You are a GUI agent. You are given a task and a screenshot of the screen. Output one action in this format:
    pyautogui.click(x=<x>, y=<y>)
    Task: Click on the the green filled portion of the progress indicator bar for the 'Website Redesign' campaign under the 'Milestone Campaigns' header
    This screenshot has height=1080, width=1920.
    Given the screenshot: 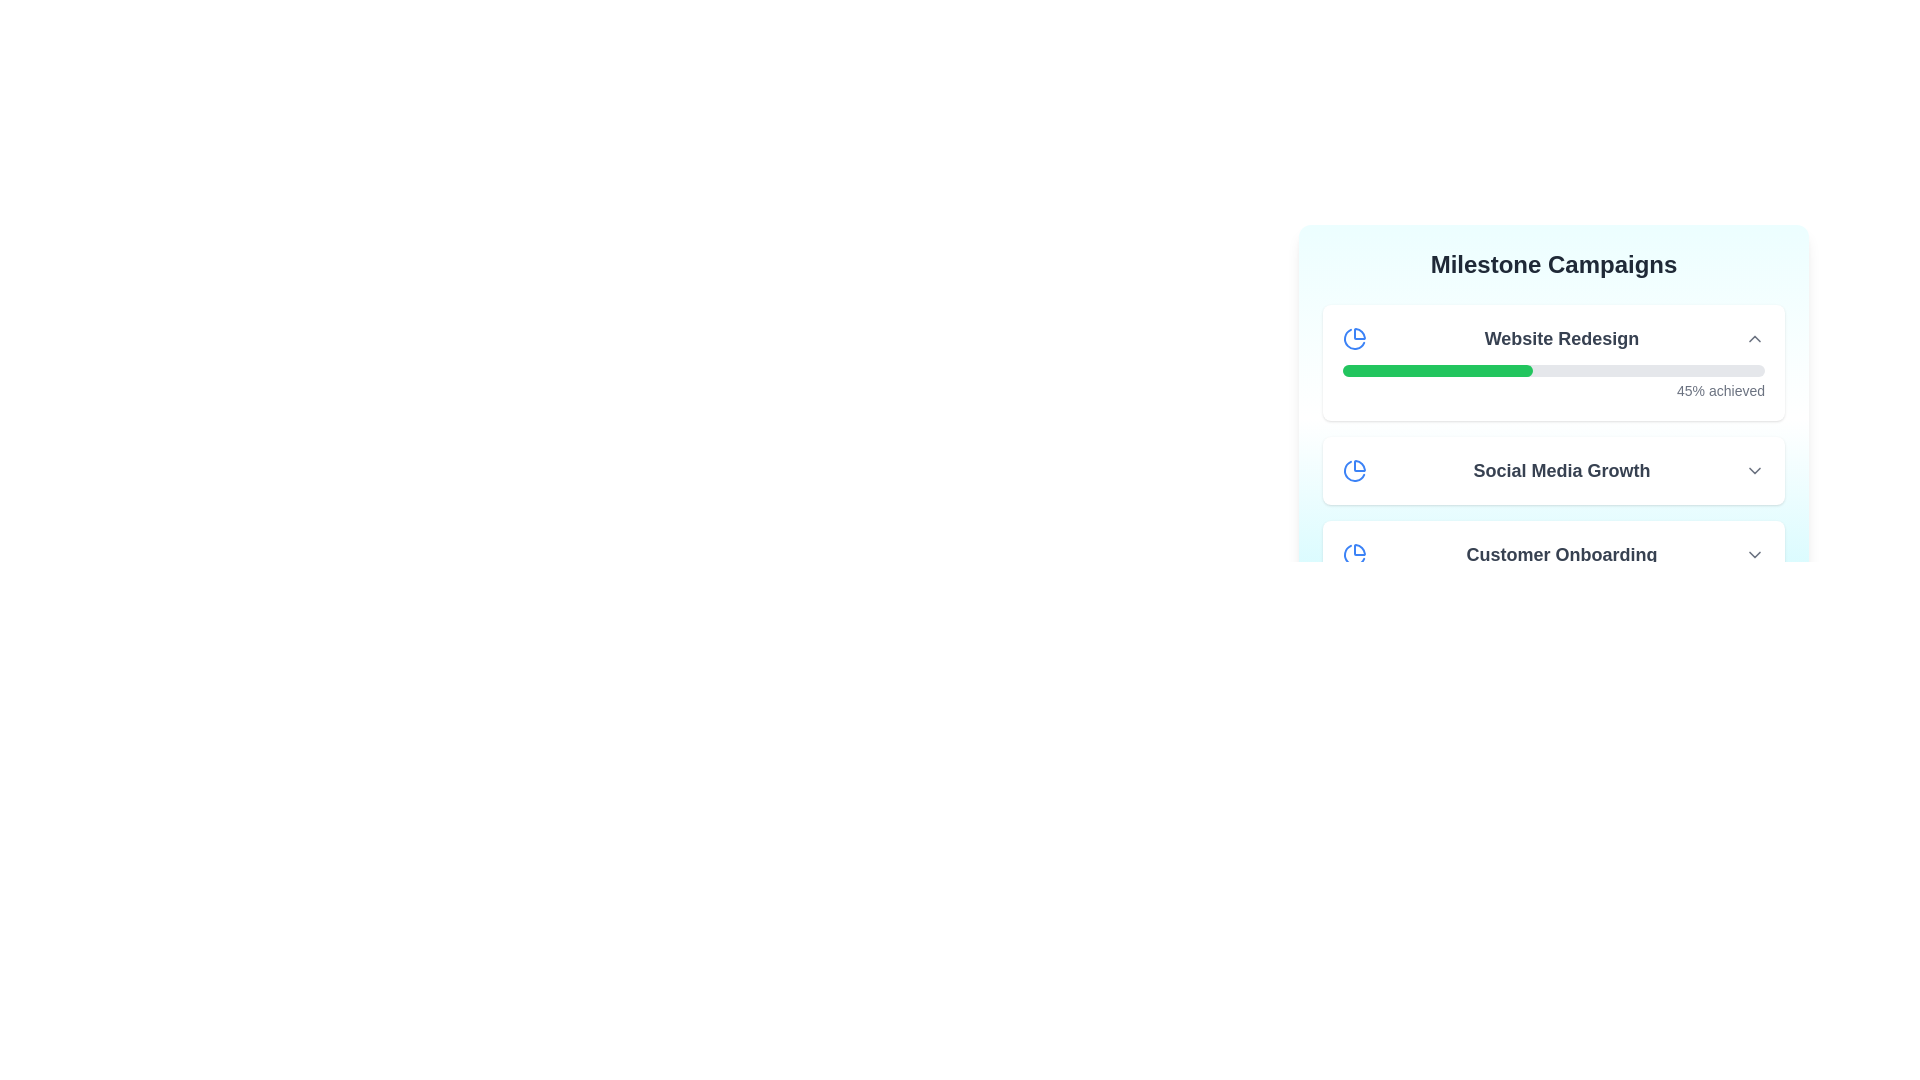 What is the action you would take?
    pyautogui.click(x=1436, y=370)
    